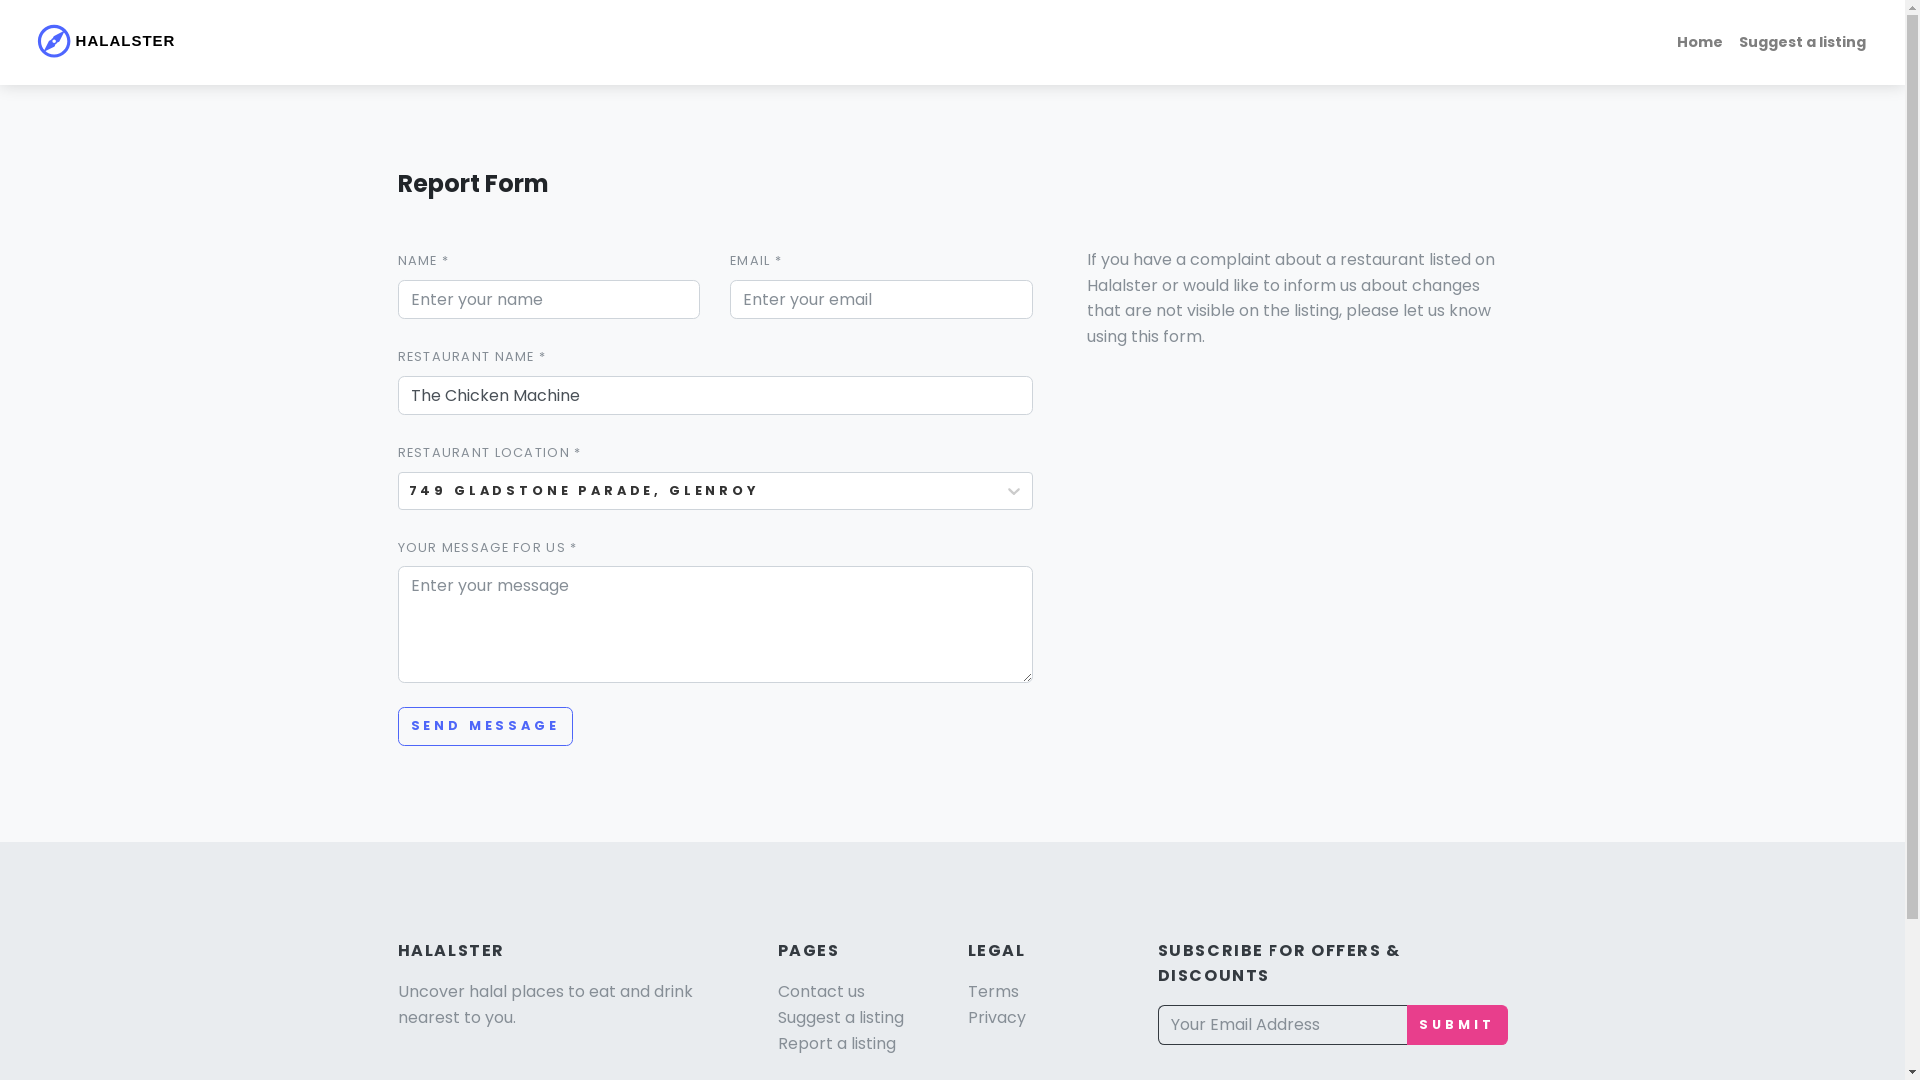 This screenshot has width=1920, height=1080. What do you see at coordinates (776, 1042) in the screenshot?
I see `'Report a listing'` at bounding box center [776, 1042].